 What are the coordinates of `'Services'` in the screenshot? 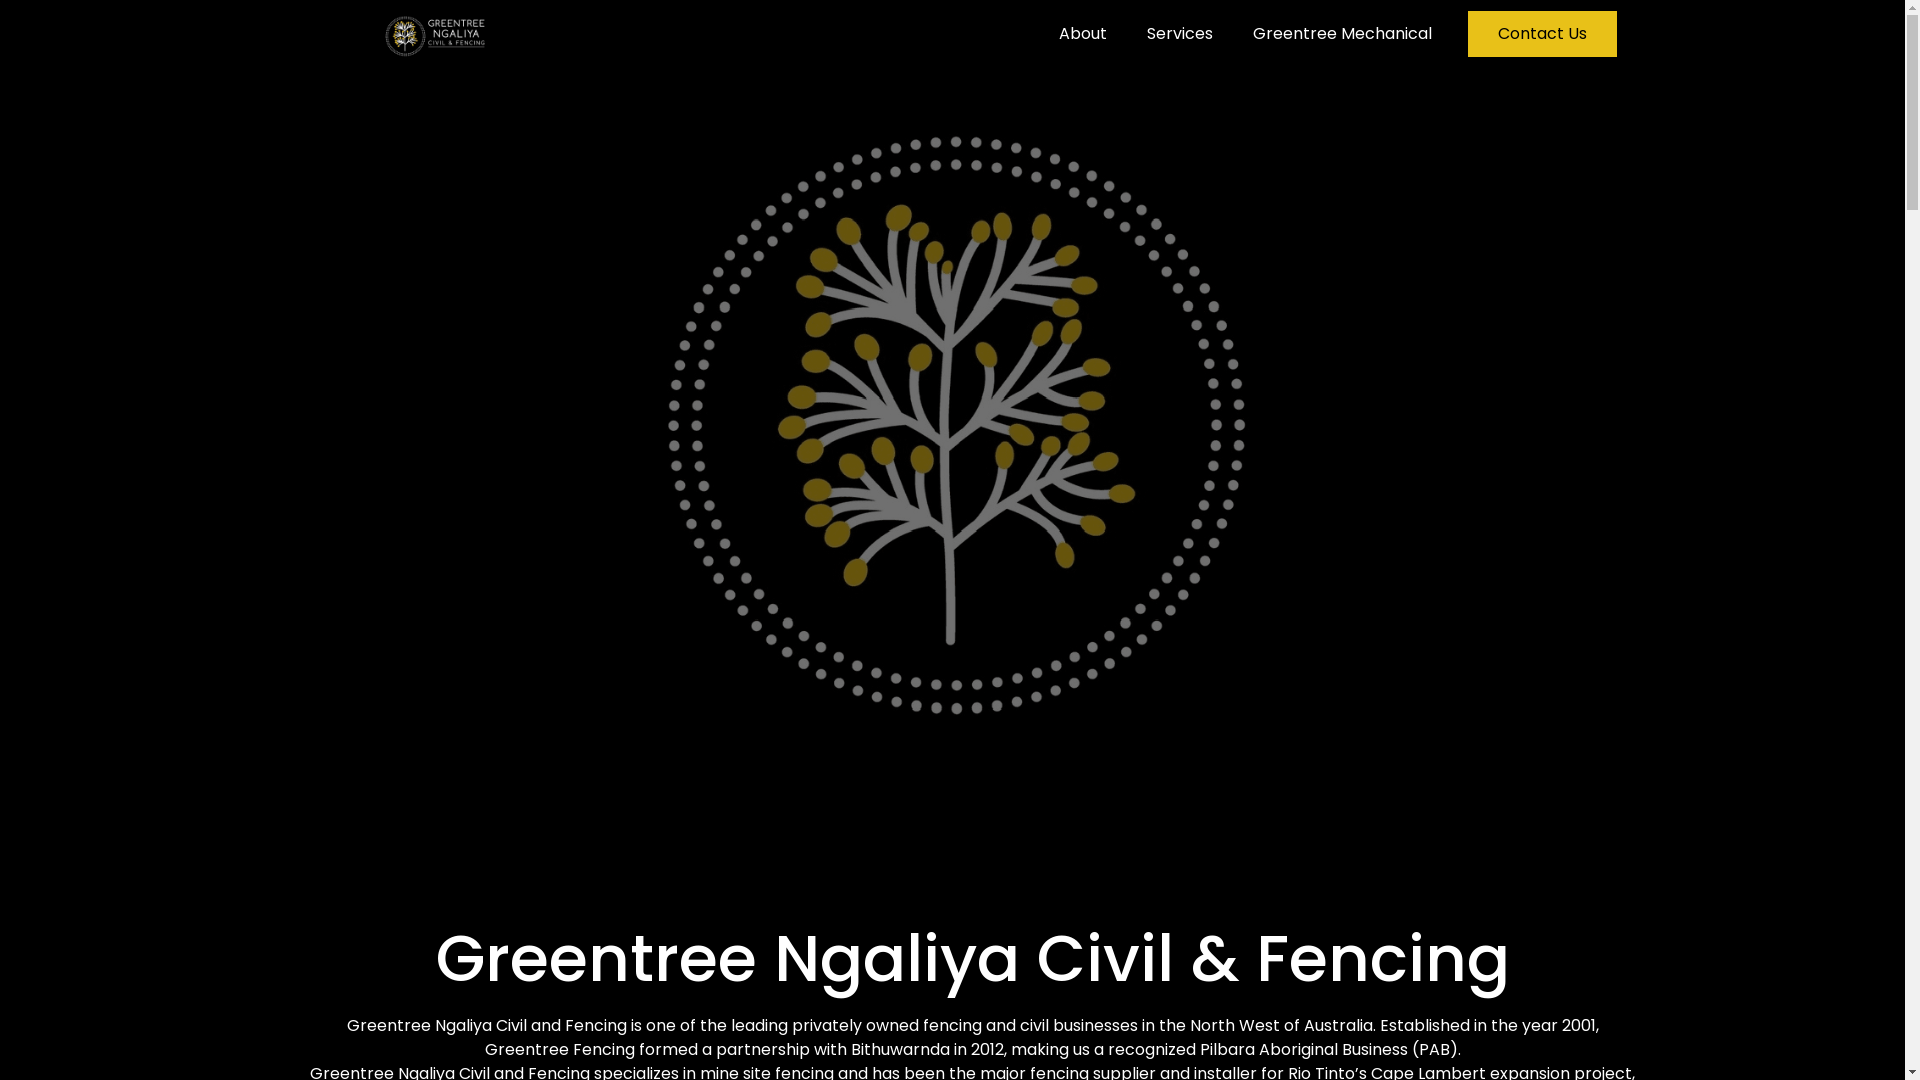 It's located at (1180, 34).